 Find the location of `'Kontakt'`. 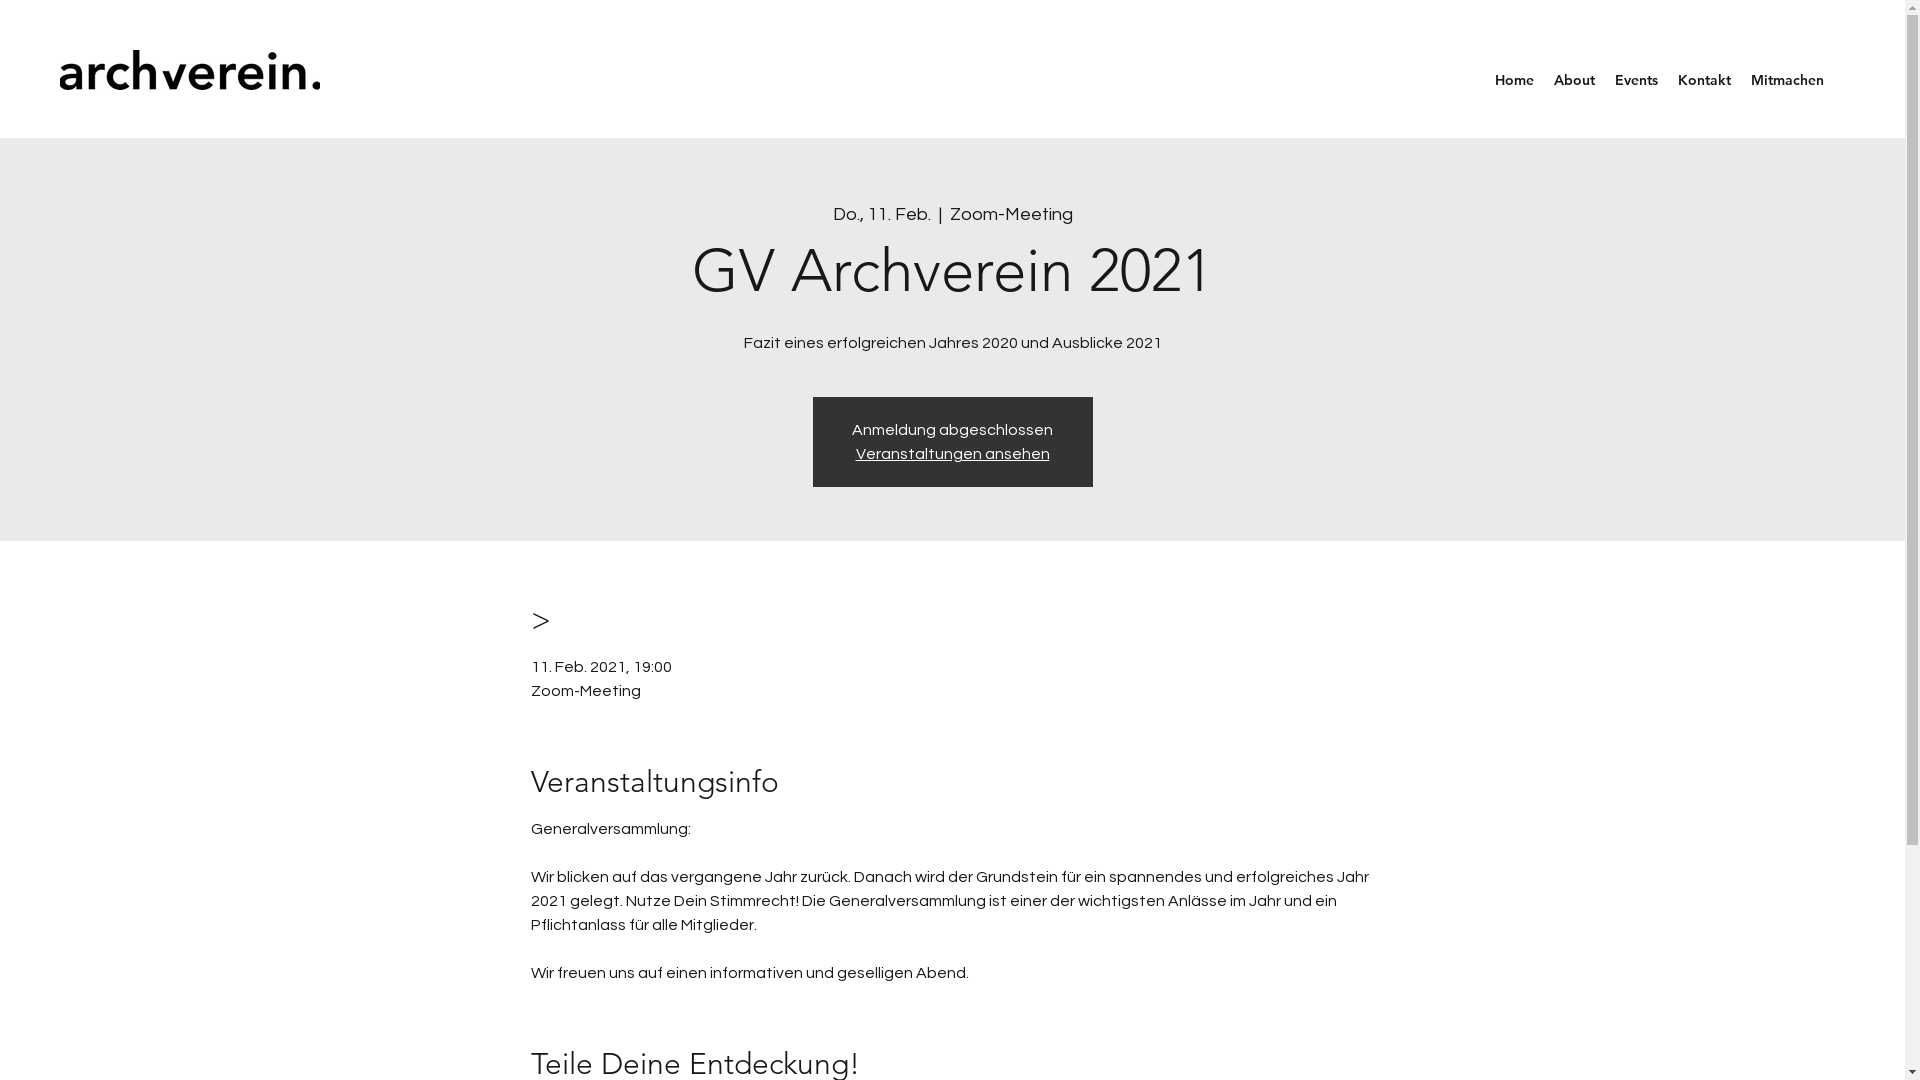

'Kontakt' is located at coordinates (1703, 79).